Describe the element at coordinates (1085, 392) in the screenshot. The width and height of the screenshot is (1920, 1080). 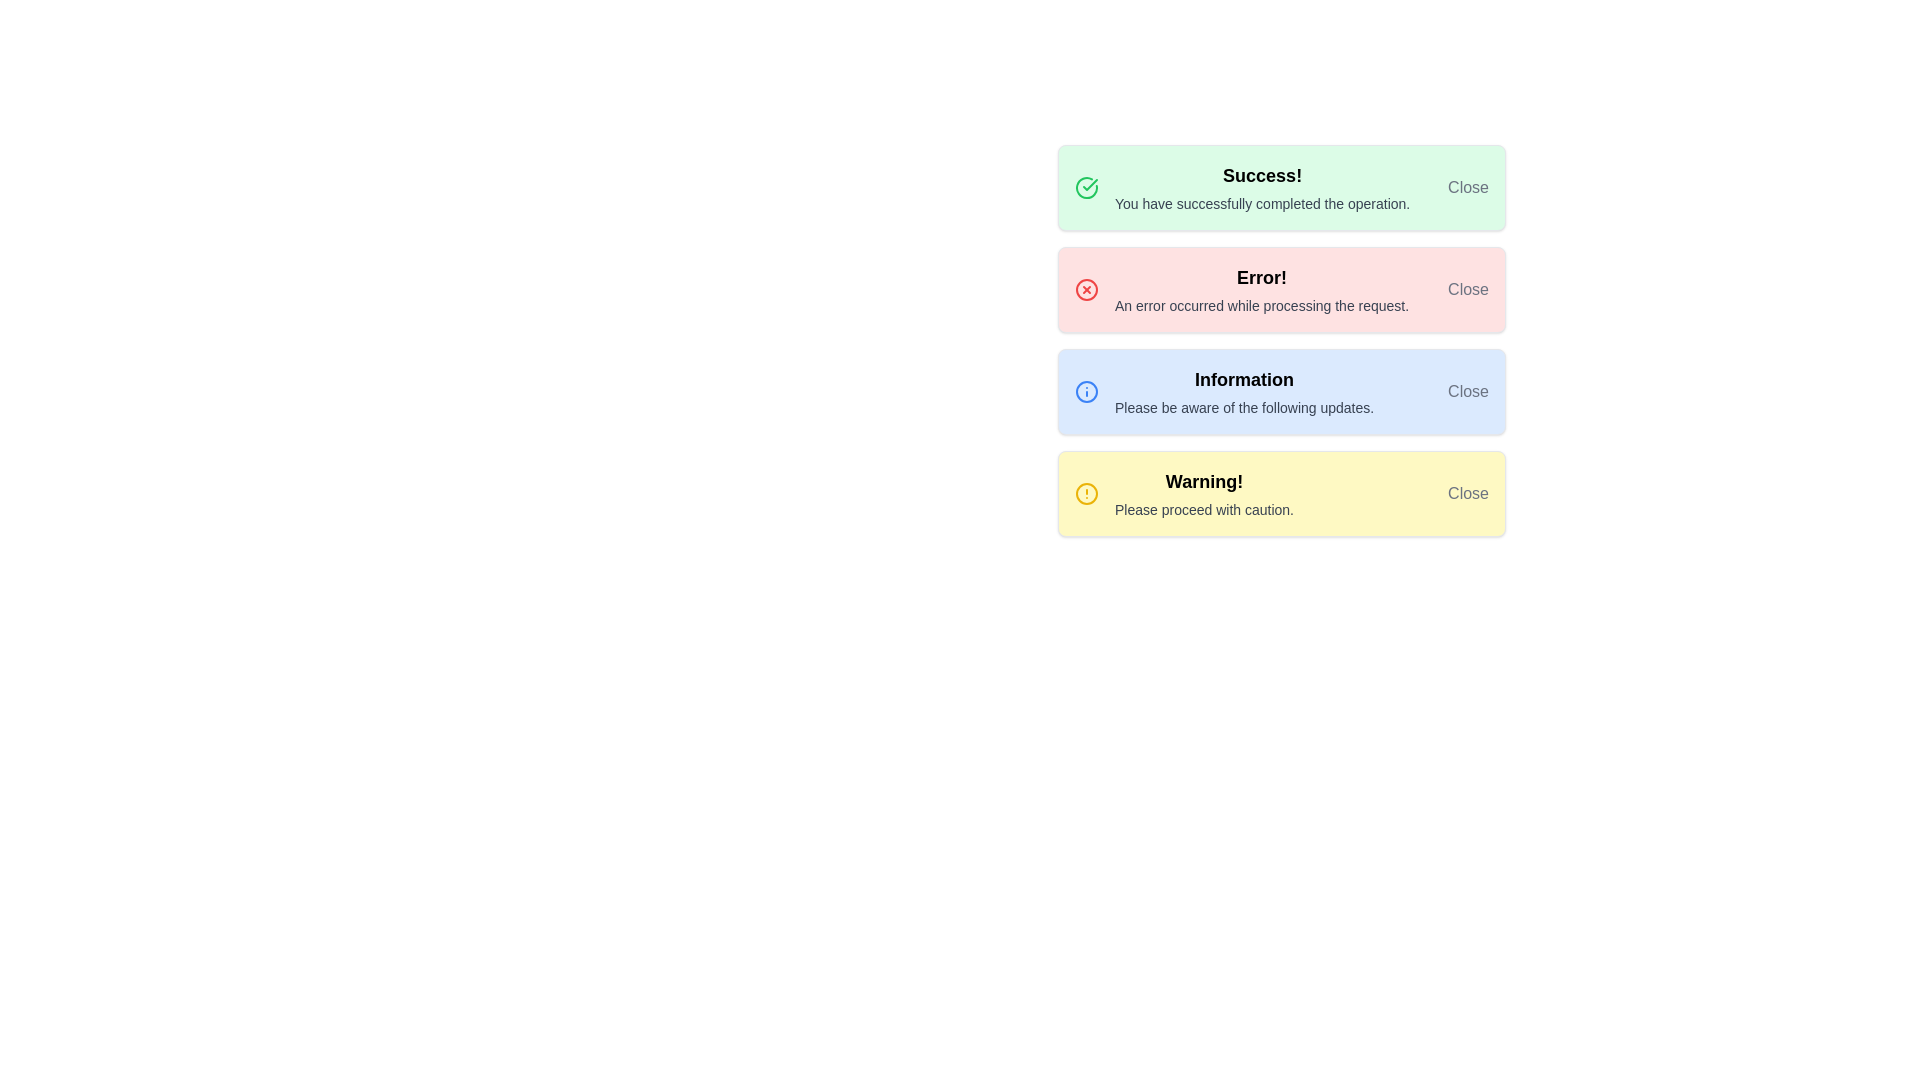
I see `the blue-bordered SVG circle located within the 'Information' notification card, which is the third item from the top in the visible list` at that location.